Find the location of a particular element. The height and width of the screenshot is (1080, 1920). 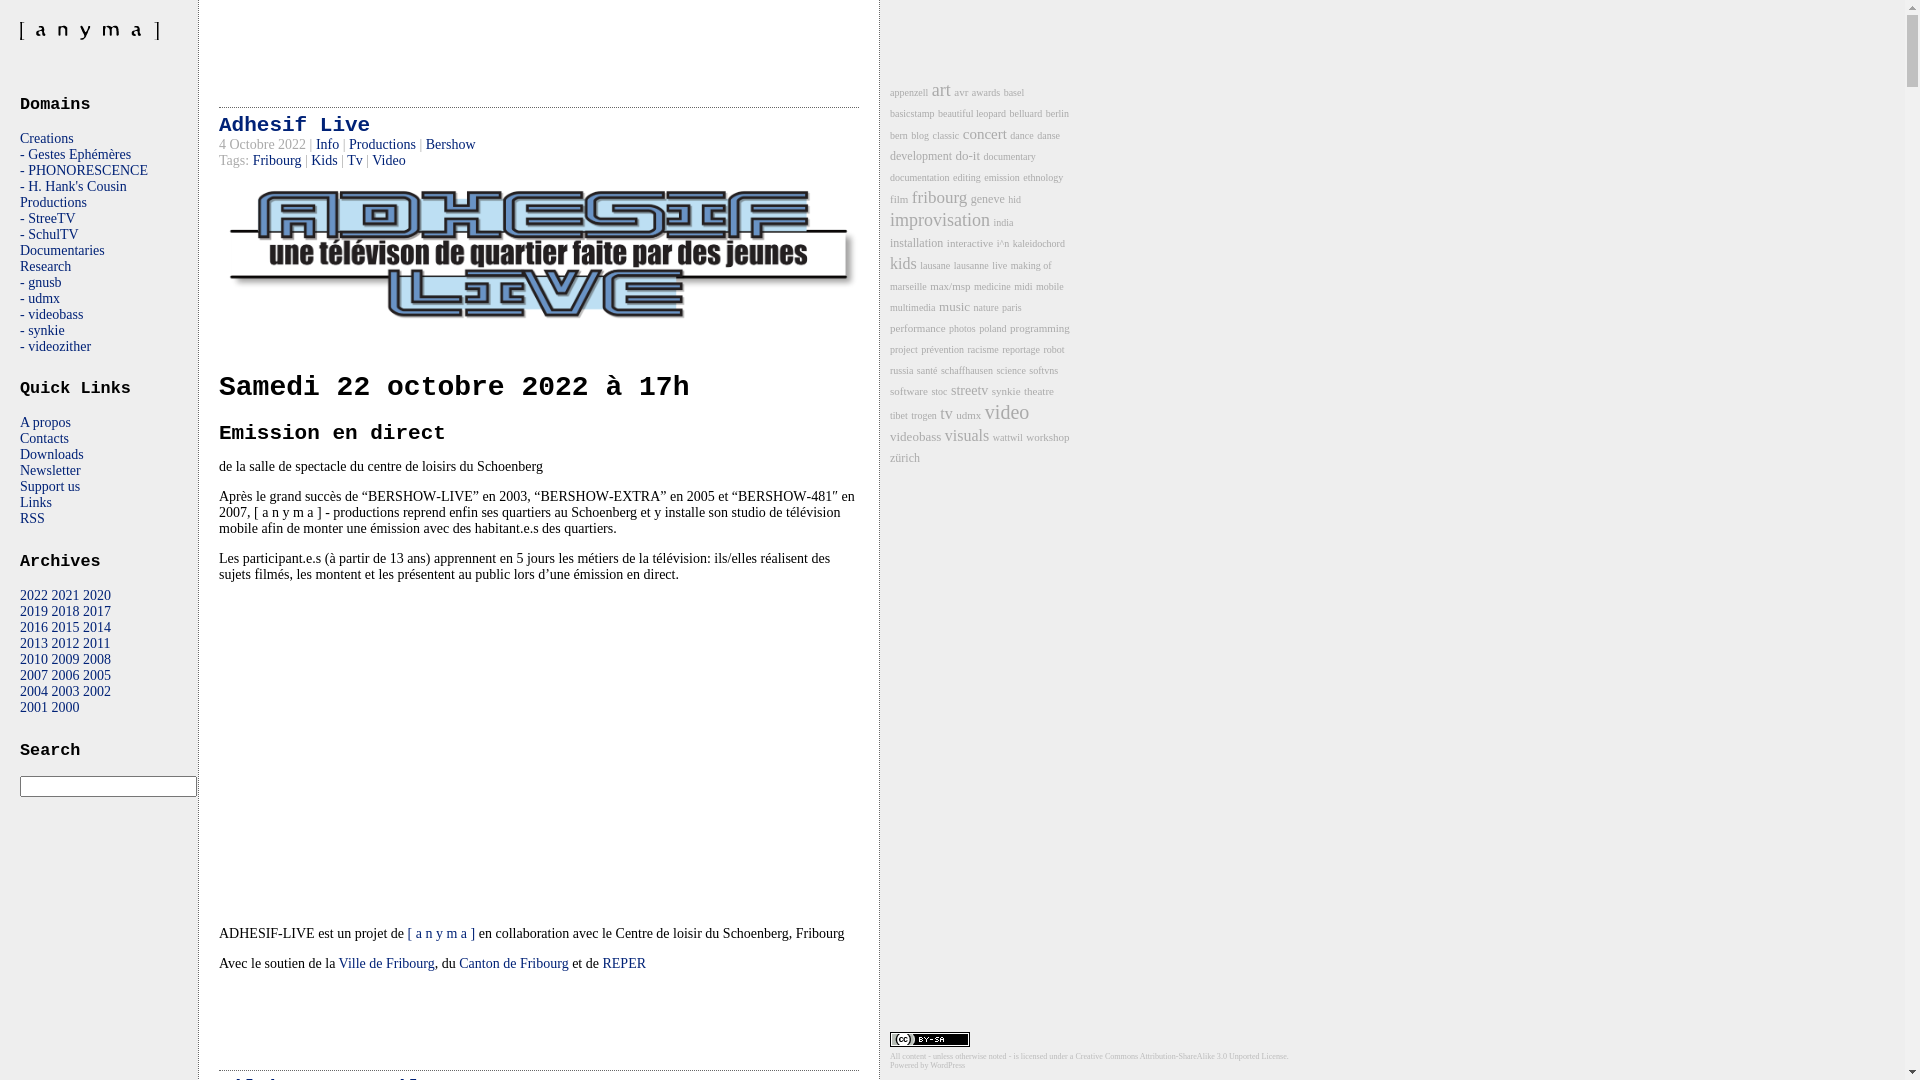

'nature' is located at coordinates (986, 307).